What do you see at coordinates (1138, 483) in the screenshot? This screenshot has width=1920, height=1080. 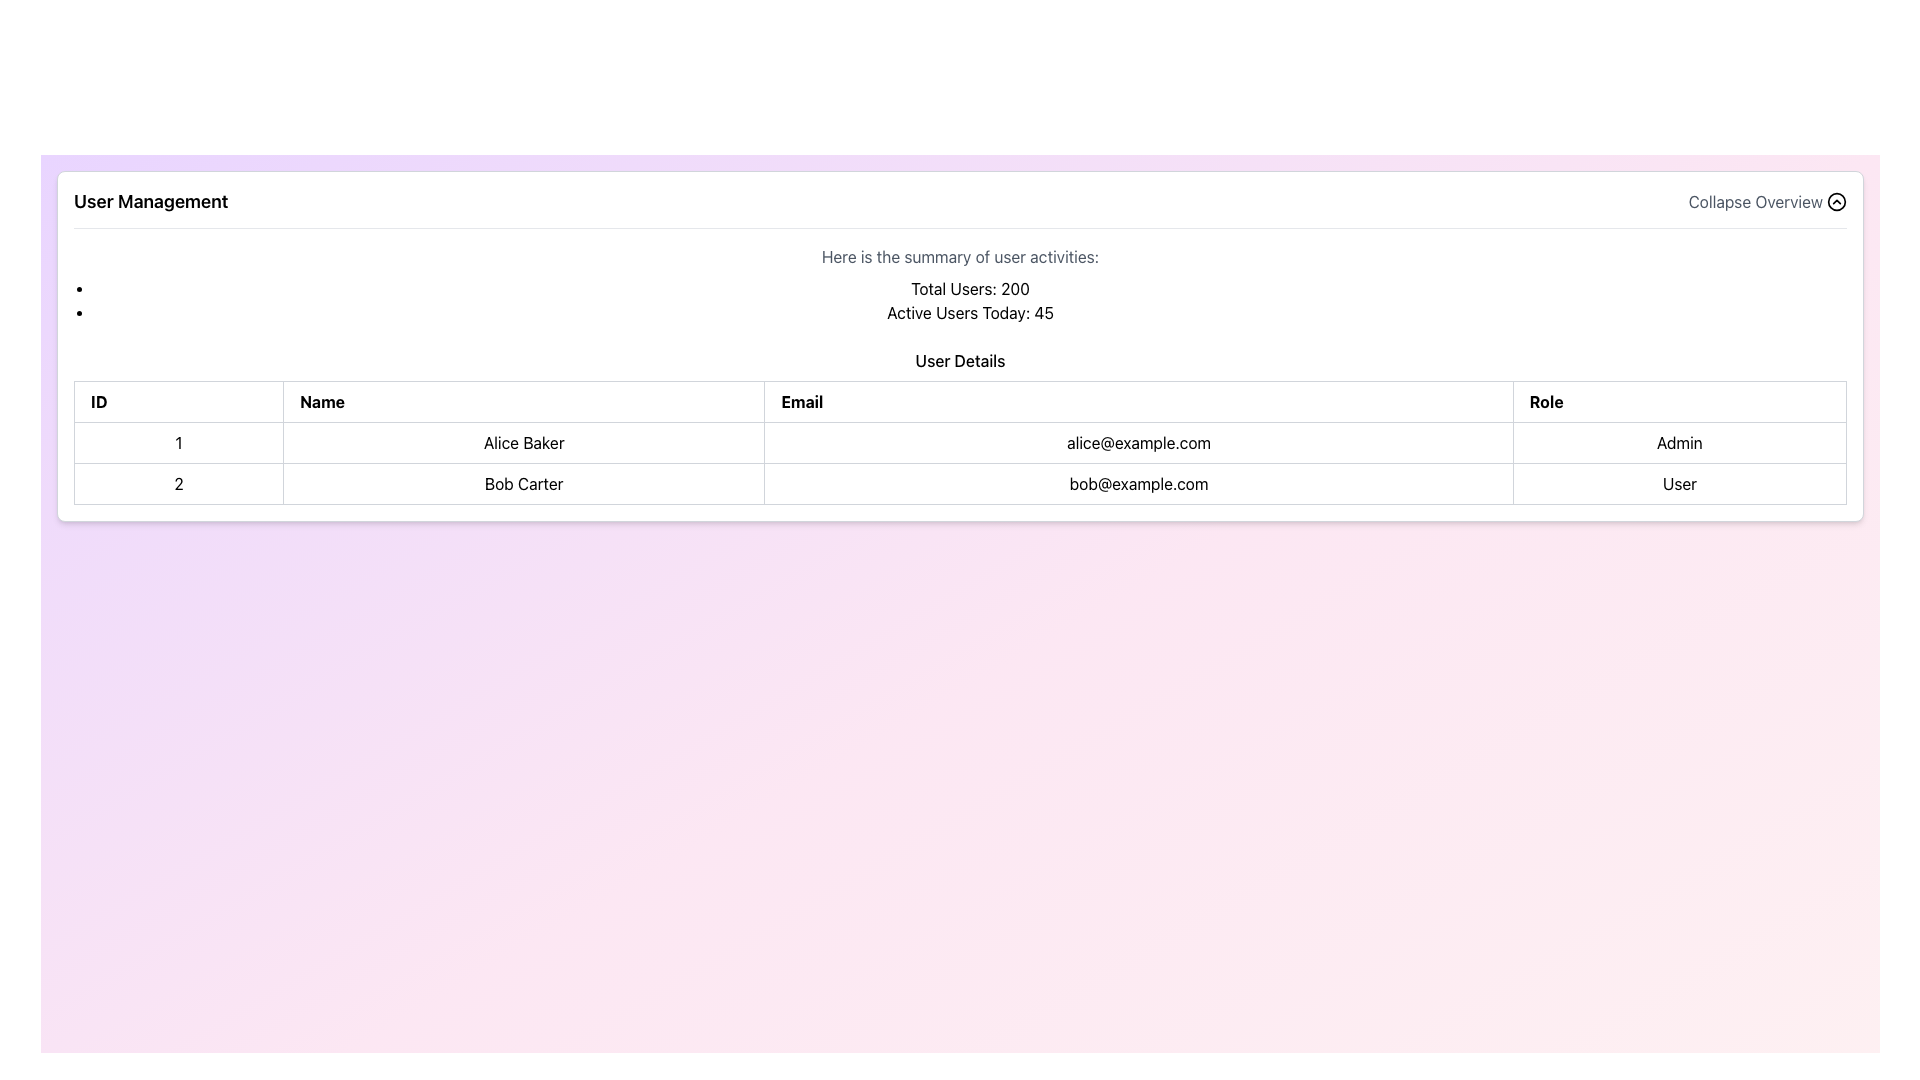 I see `the email address cell in the second row of the table, which is the third cell under the 'Email' column, located between 'Bob Carter' and 'User'` at bounding box center [1138, 483].